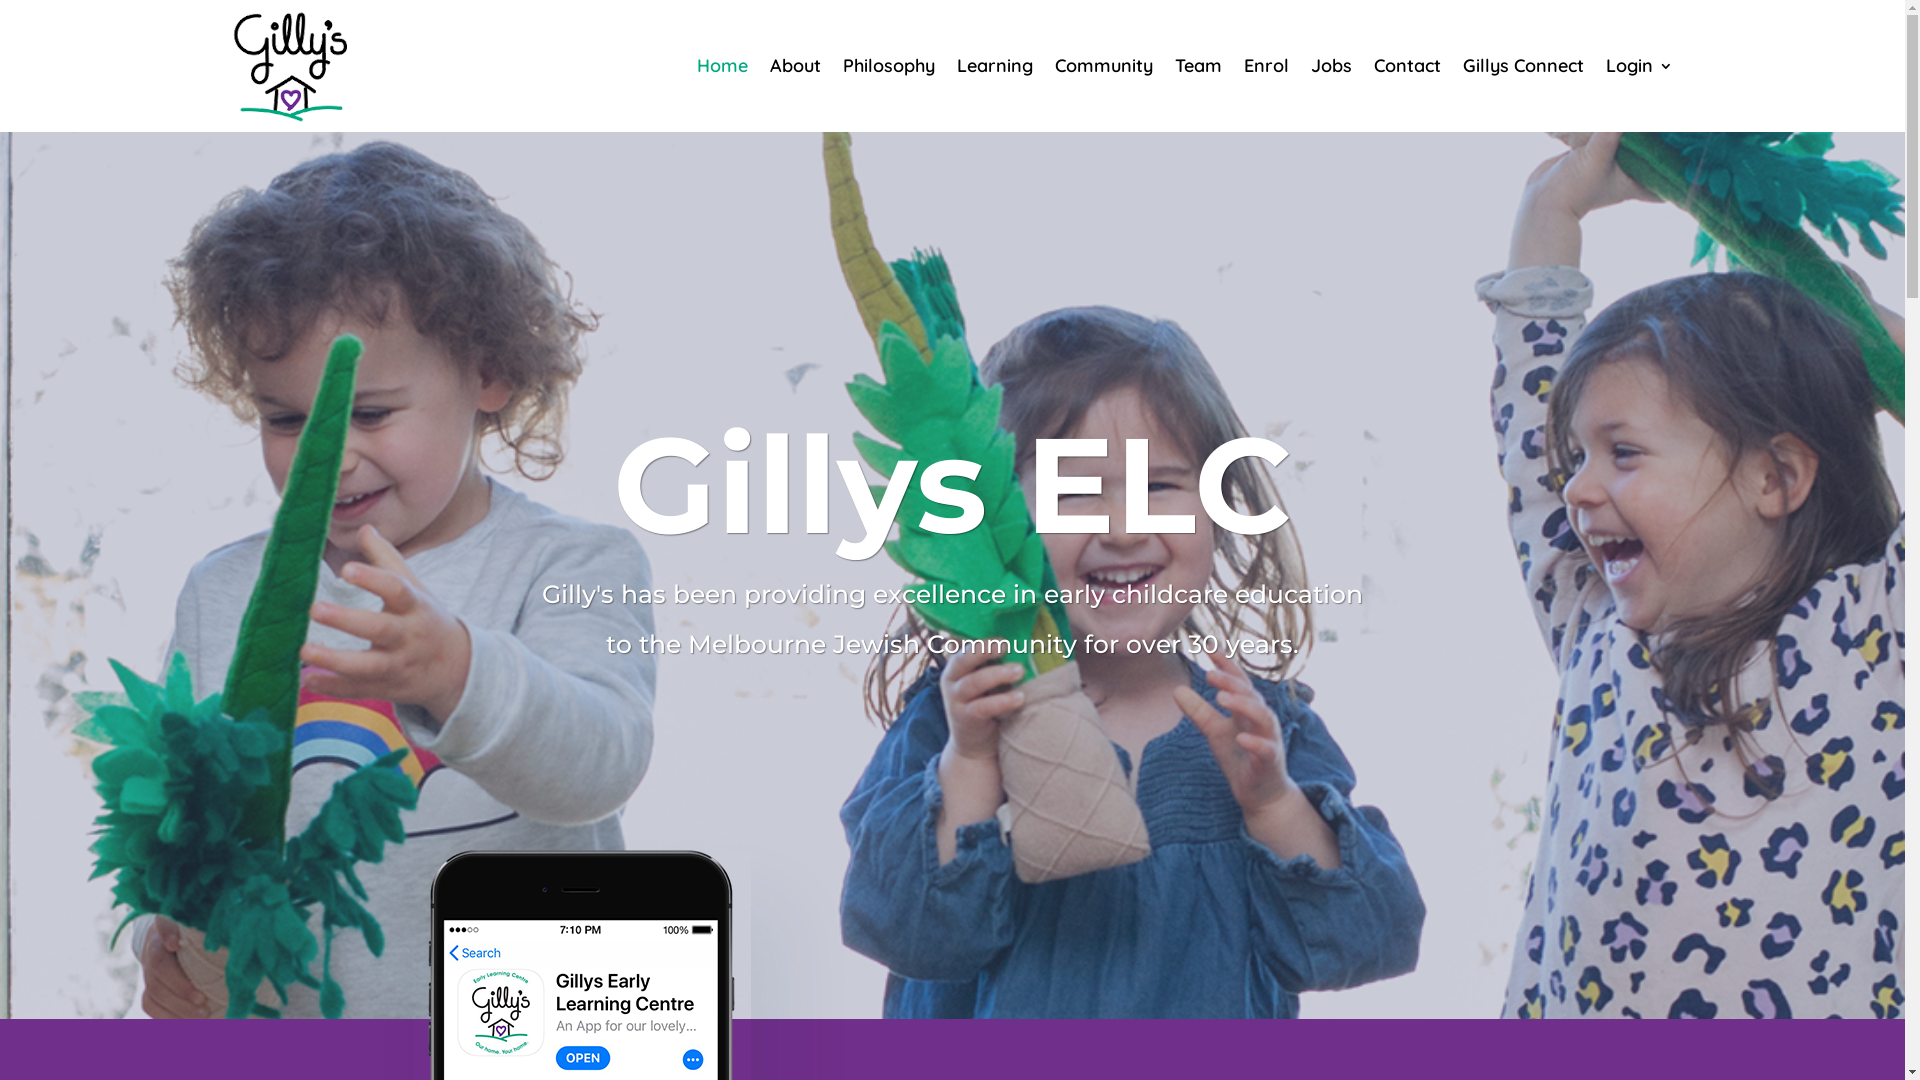 The width and height of the screenshot is (1920, 1080). What do you see at coordinates (1639, 64) in the screenshot?
I see `'Login'` at bounding box center [1639, 64].